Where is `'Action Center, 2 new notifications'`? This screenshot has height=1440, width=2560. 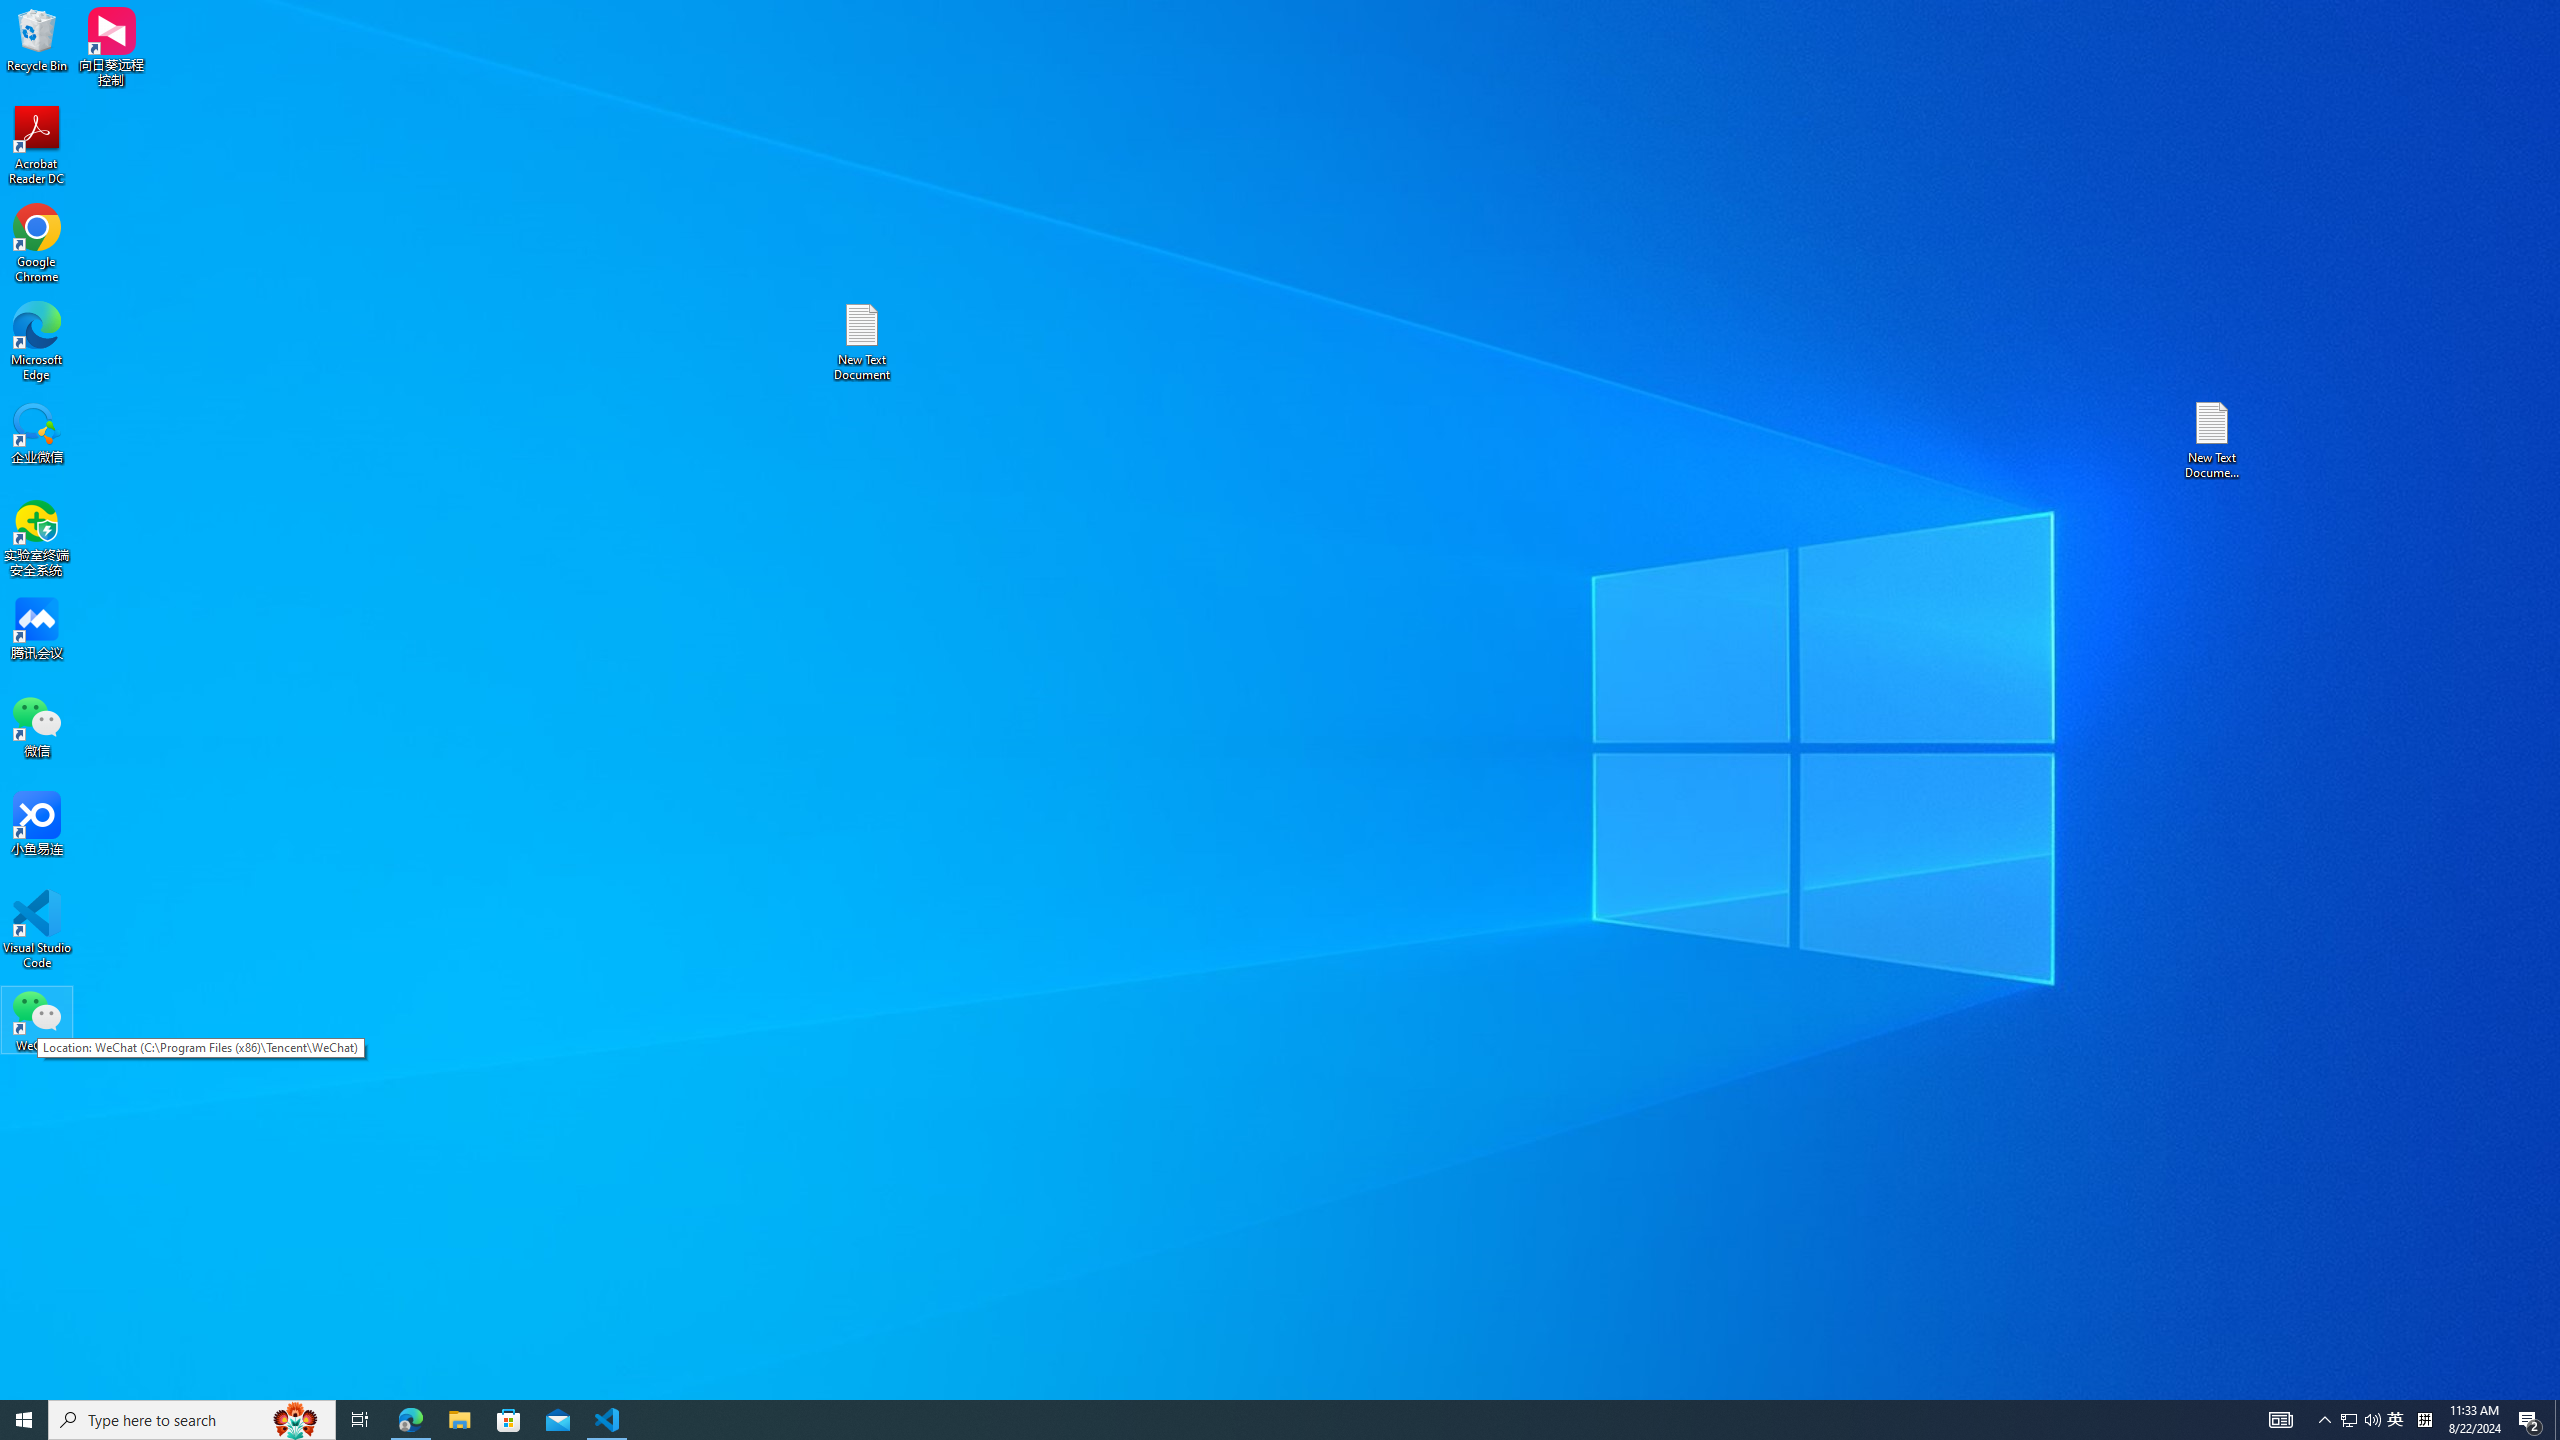 'Action Center, 2 new notifications' is located at coordinates (2530, 1418).